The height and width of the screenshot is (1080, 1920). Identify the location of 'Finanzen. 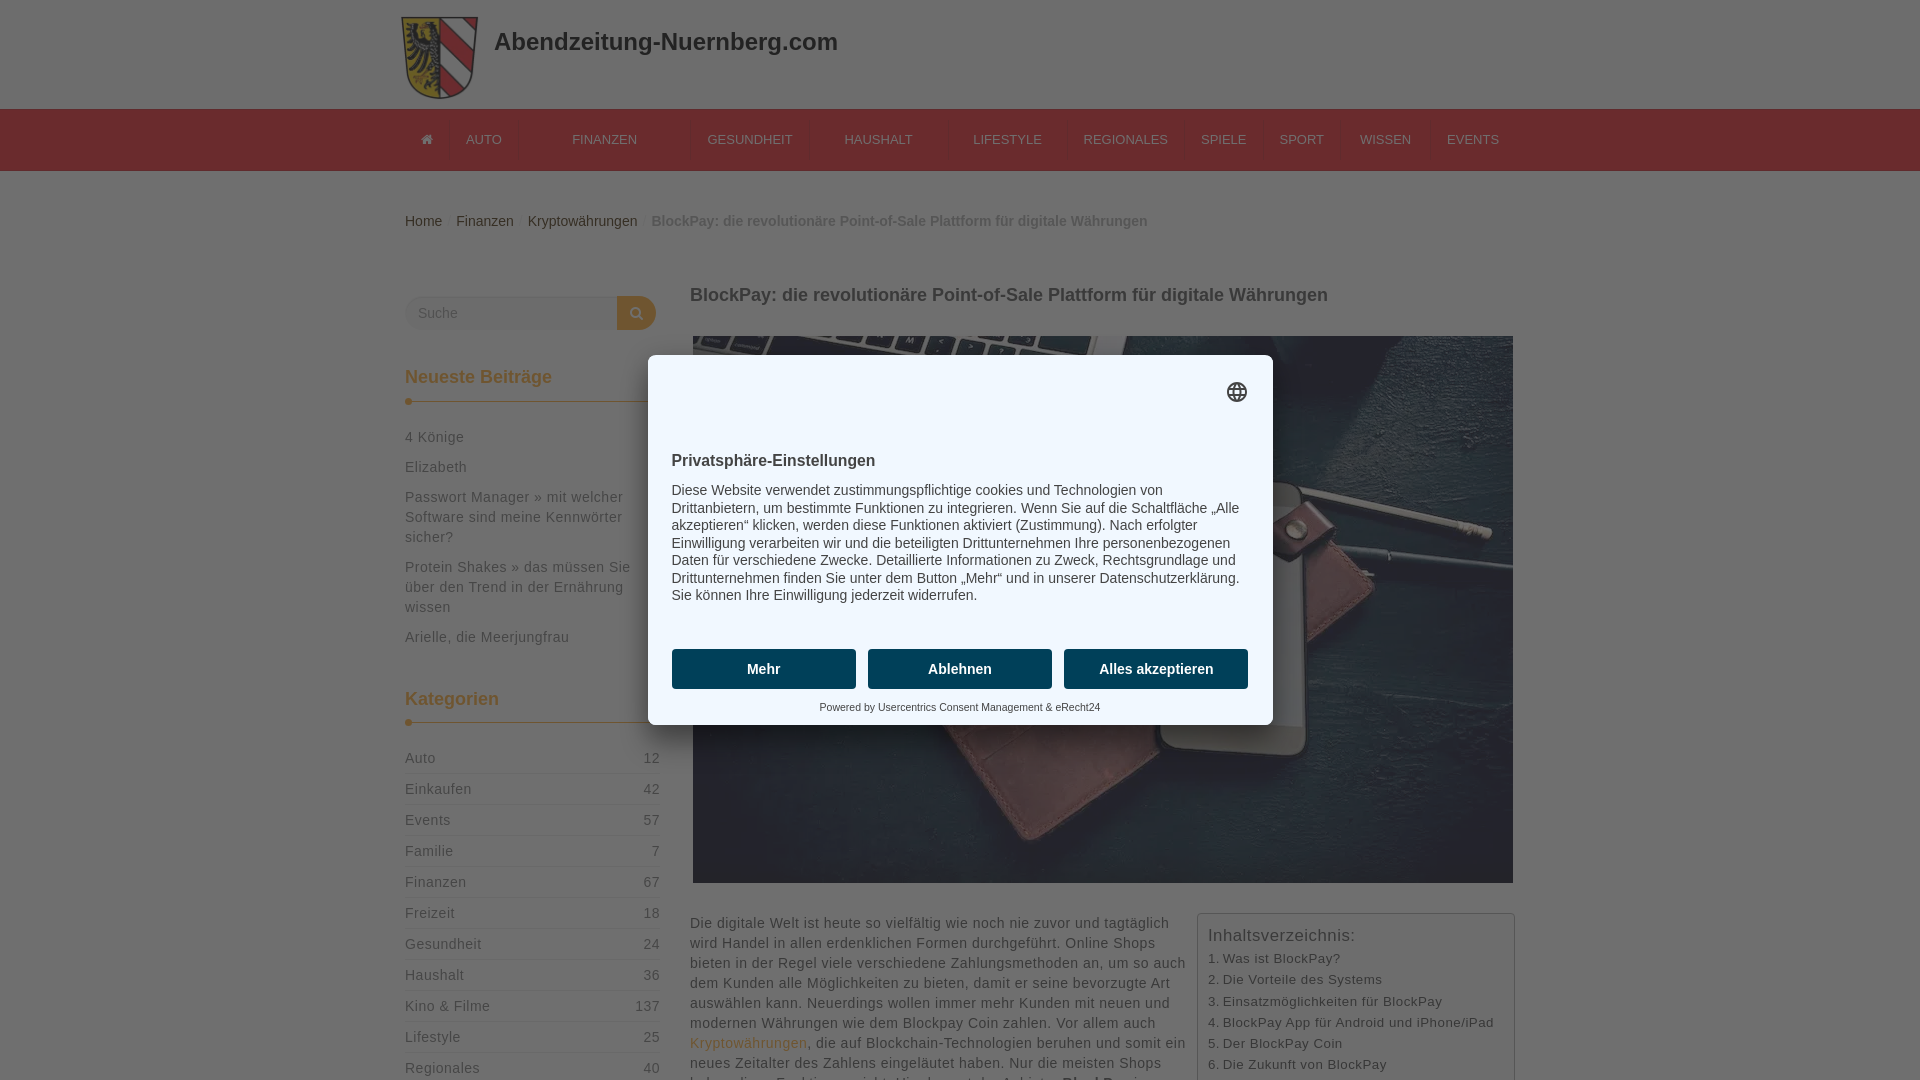
(403, 881).